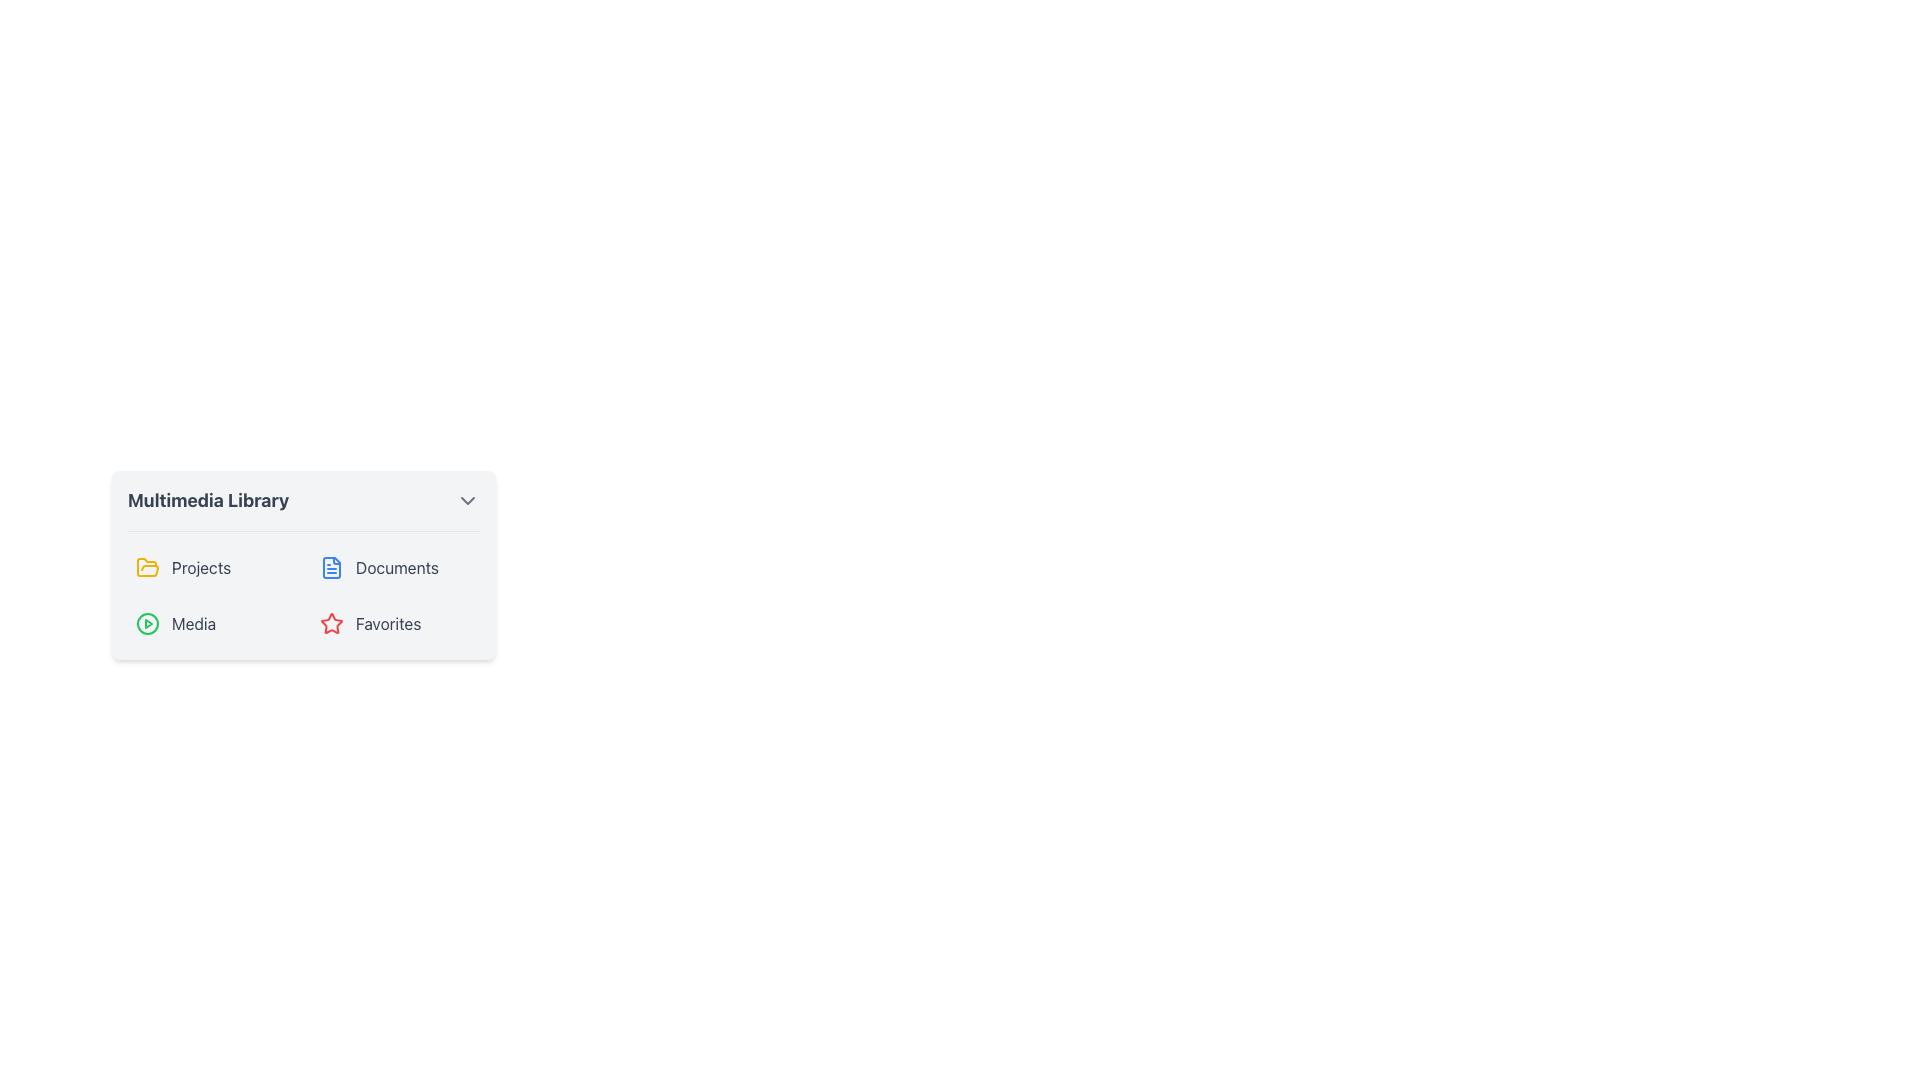  Describe the element at coordinates (466, 500) in the screenshot. I see `the downward-facing chevron icon button located at the rightmost end of the 'Multimedia Library' header` at that location.